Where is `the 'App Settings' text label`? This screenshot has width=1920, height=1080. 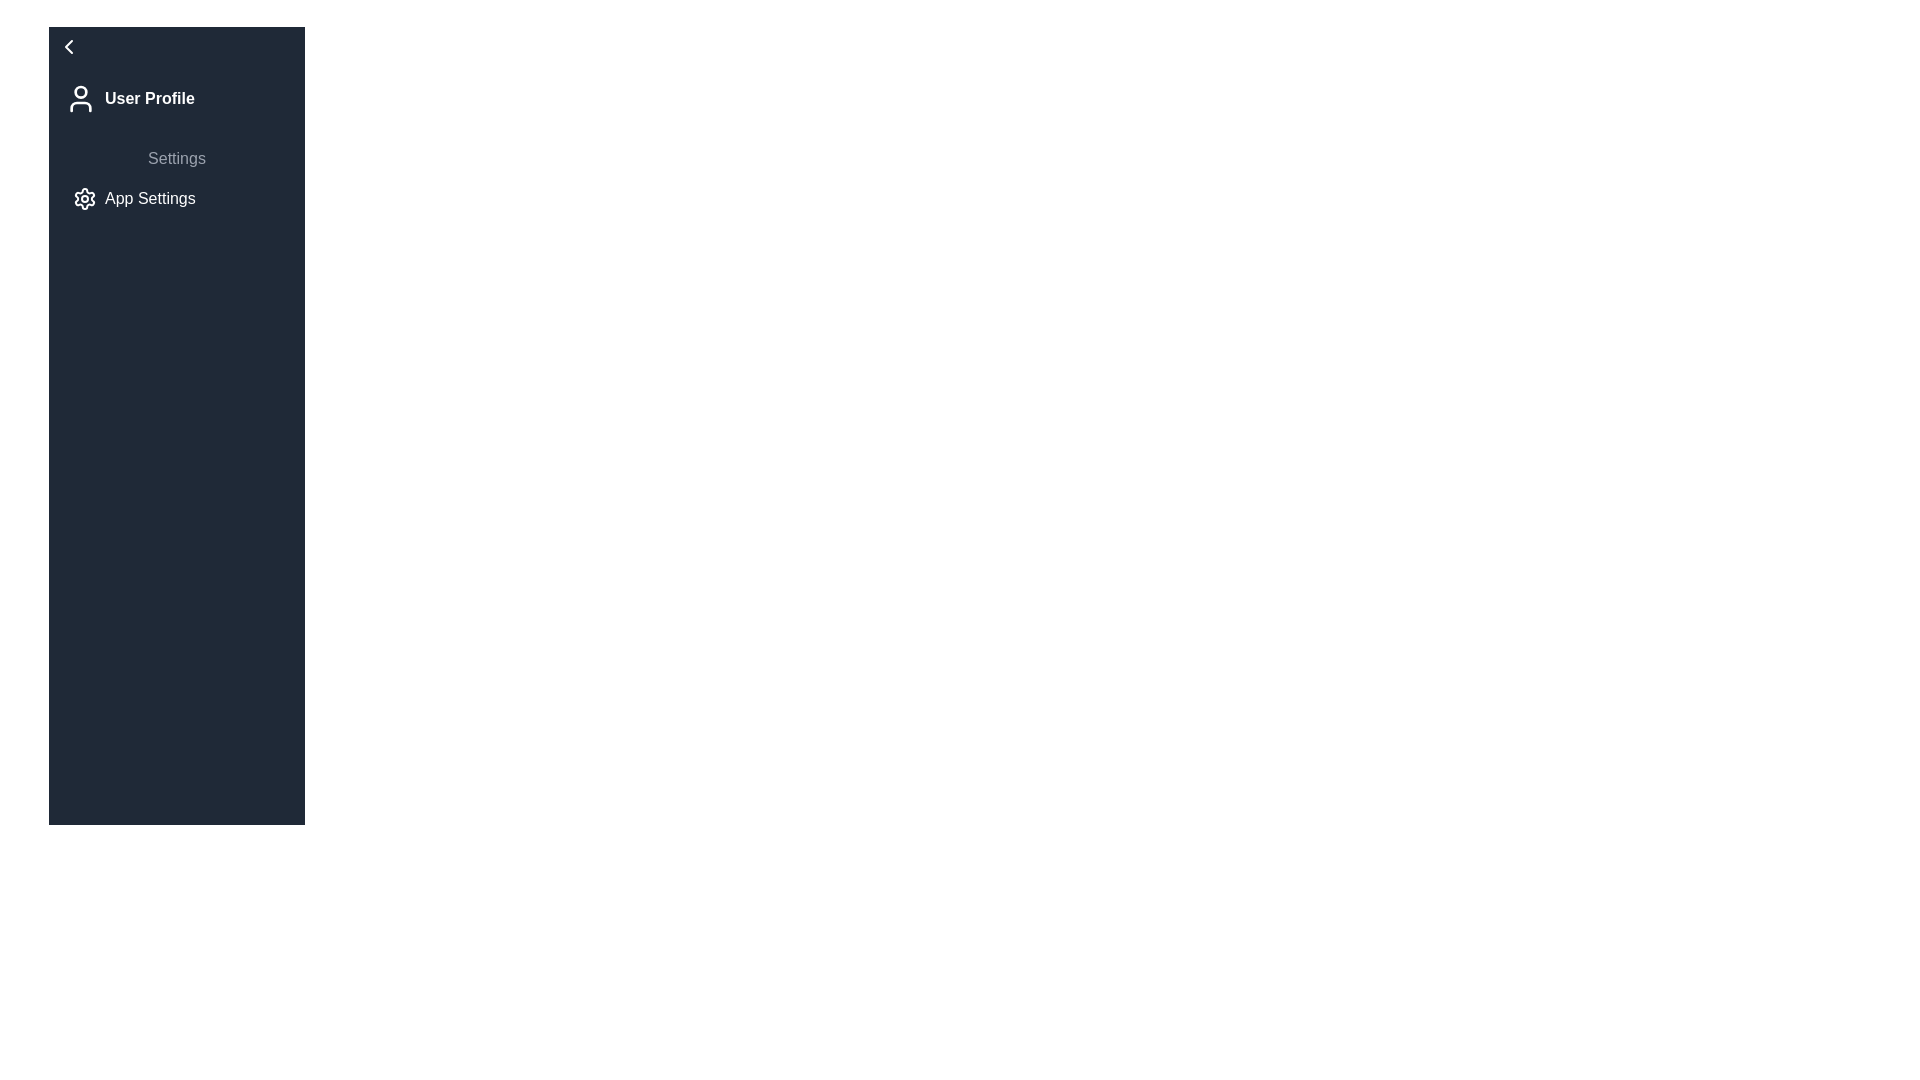
the 'App Settings' text label is located at coordinates (149, 199).